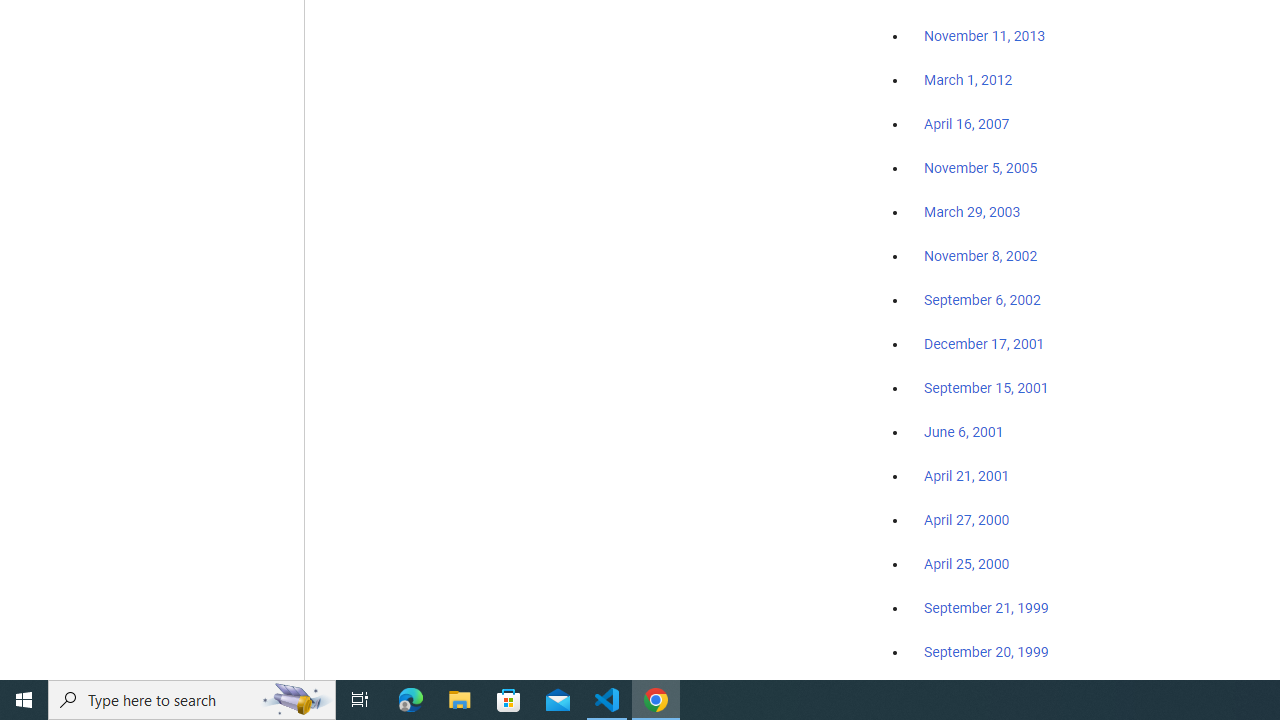 This screenshot has width=1280, height=720. What do you see at coordinates (963, 431) in the screenshot?
I see `'June 6, 2001'` at bounding box center [963, 431].